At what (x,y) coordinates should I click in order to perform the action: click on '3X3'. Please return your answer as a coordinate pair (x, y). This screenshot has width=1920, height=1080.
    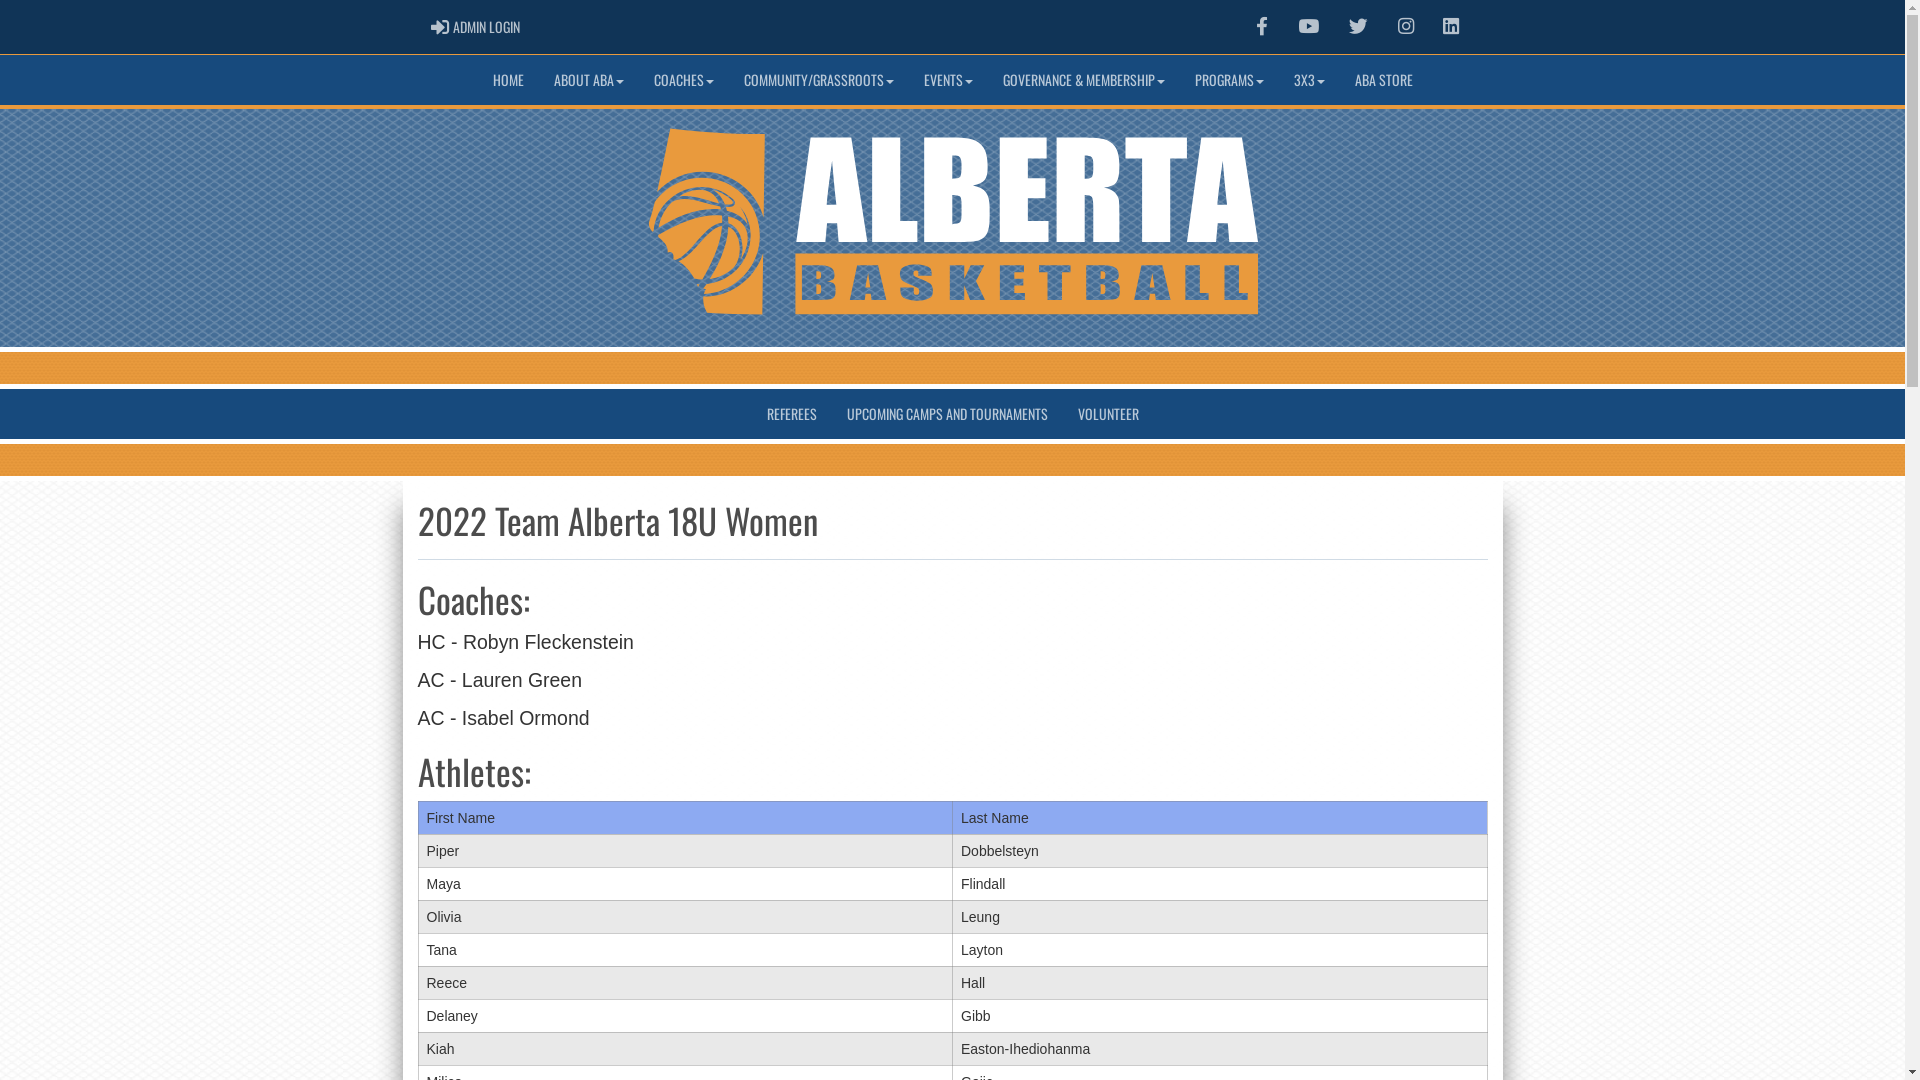
    Looking at the image, I should click on (1308, 79).